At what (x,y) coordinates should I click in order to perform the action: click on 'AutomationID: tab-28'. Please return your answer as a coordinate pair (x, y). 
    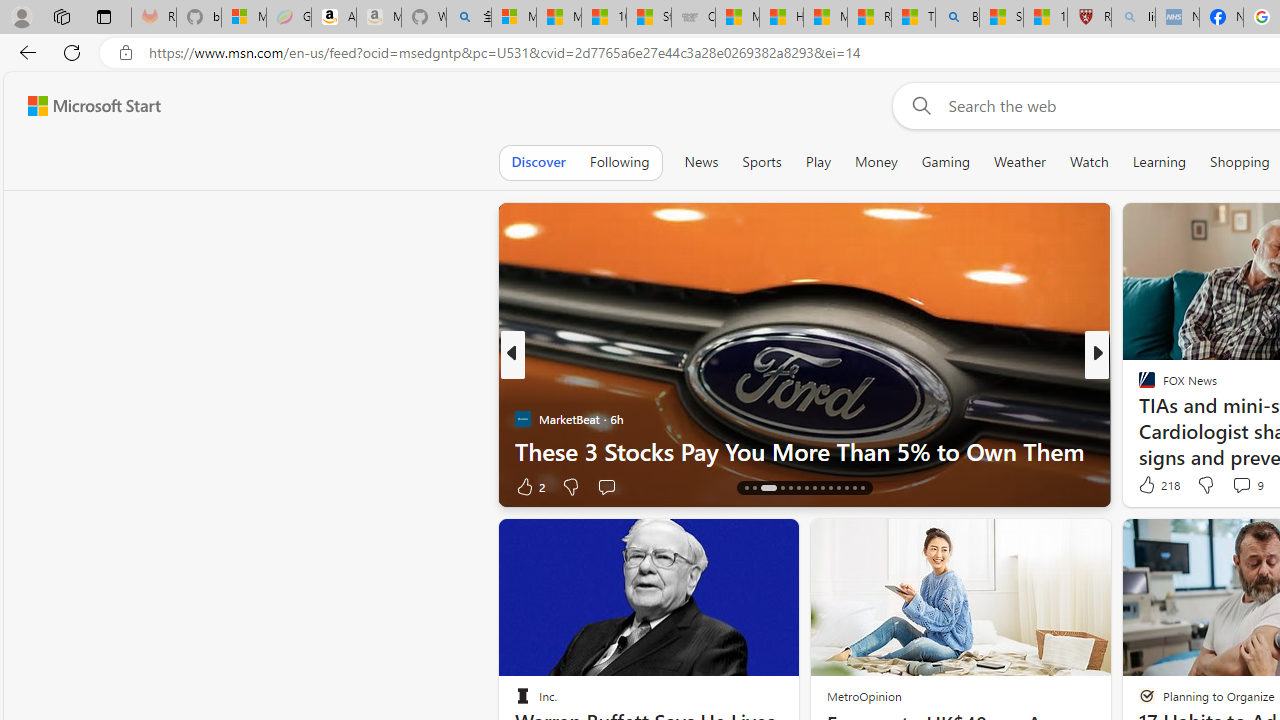
    Looking at the image, I should click on (862, 488).